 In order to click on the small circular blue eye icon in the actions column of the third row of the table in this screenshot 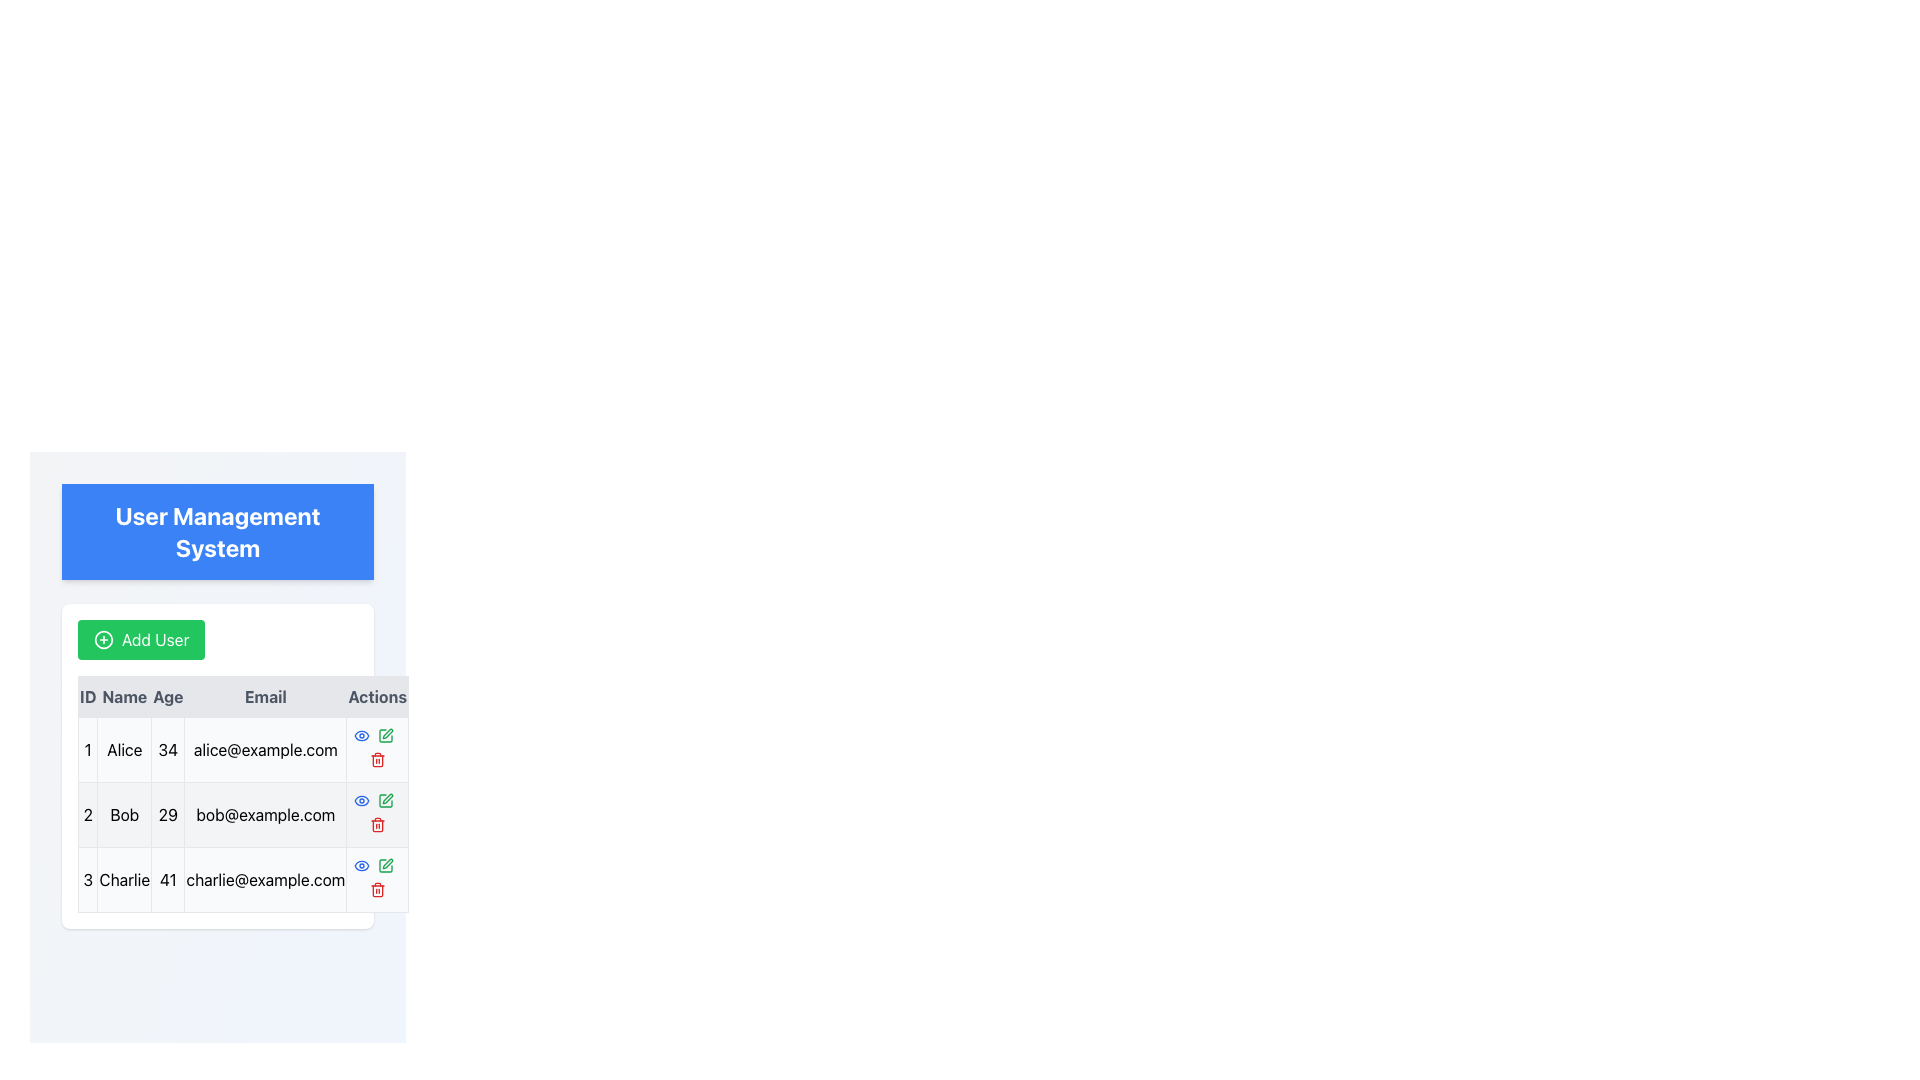, I will do `click(361, 865)`.